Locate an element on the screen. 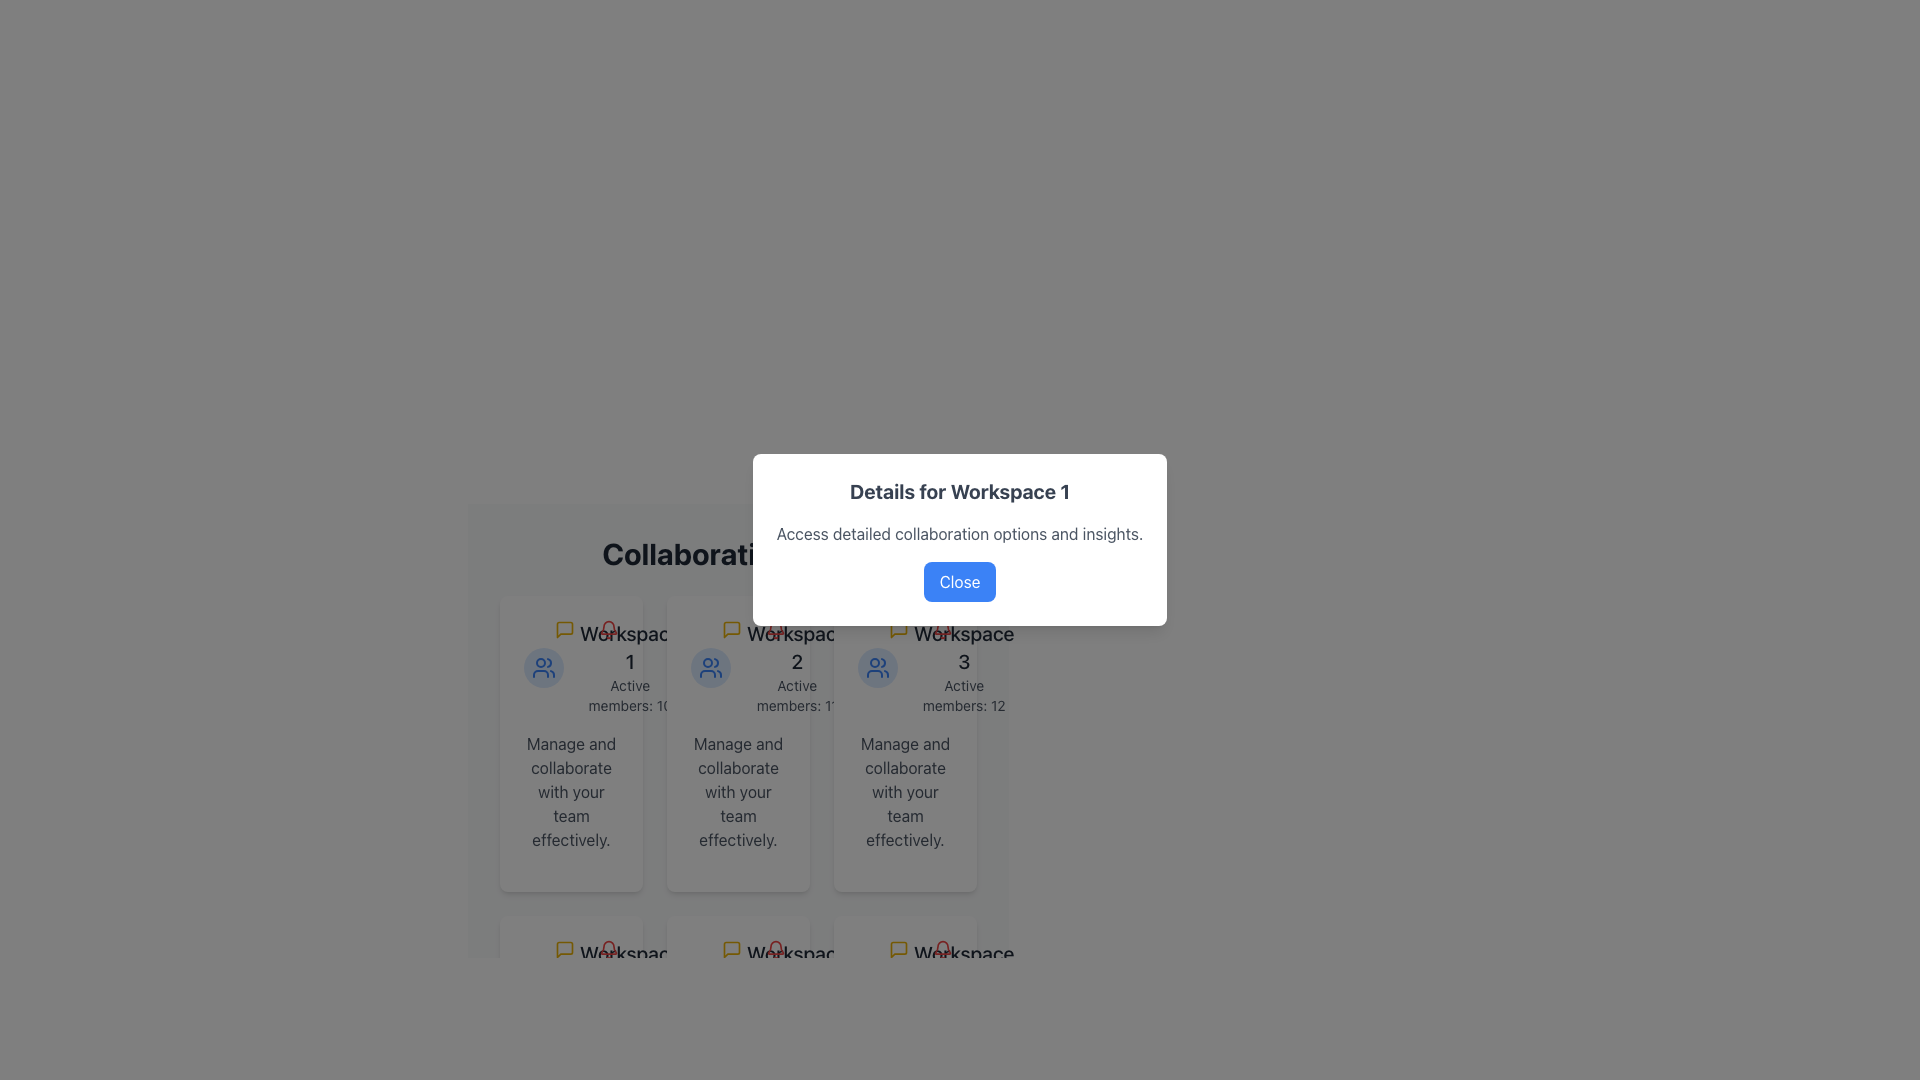 Image resolution: width=1920 pixels, height=1080 pixels. the icon with two outlined user figures inside a light blue circular button, located within the 'Workspace 3' card, to the left of the text 'Active members: 12' is located at coordinates (878, 667).